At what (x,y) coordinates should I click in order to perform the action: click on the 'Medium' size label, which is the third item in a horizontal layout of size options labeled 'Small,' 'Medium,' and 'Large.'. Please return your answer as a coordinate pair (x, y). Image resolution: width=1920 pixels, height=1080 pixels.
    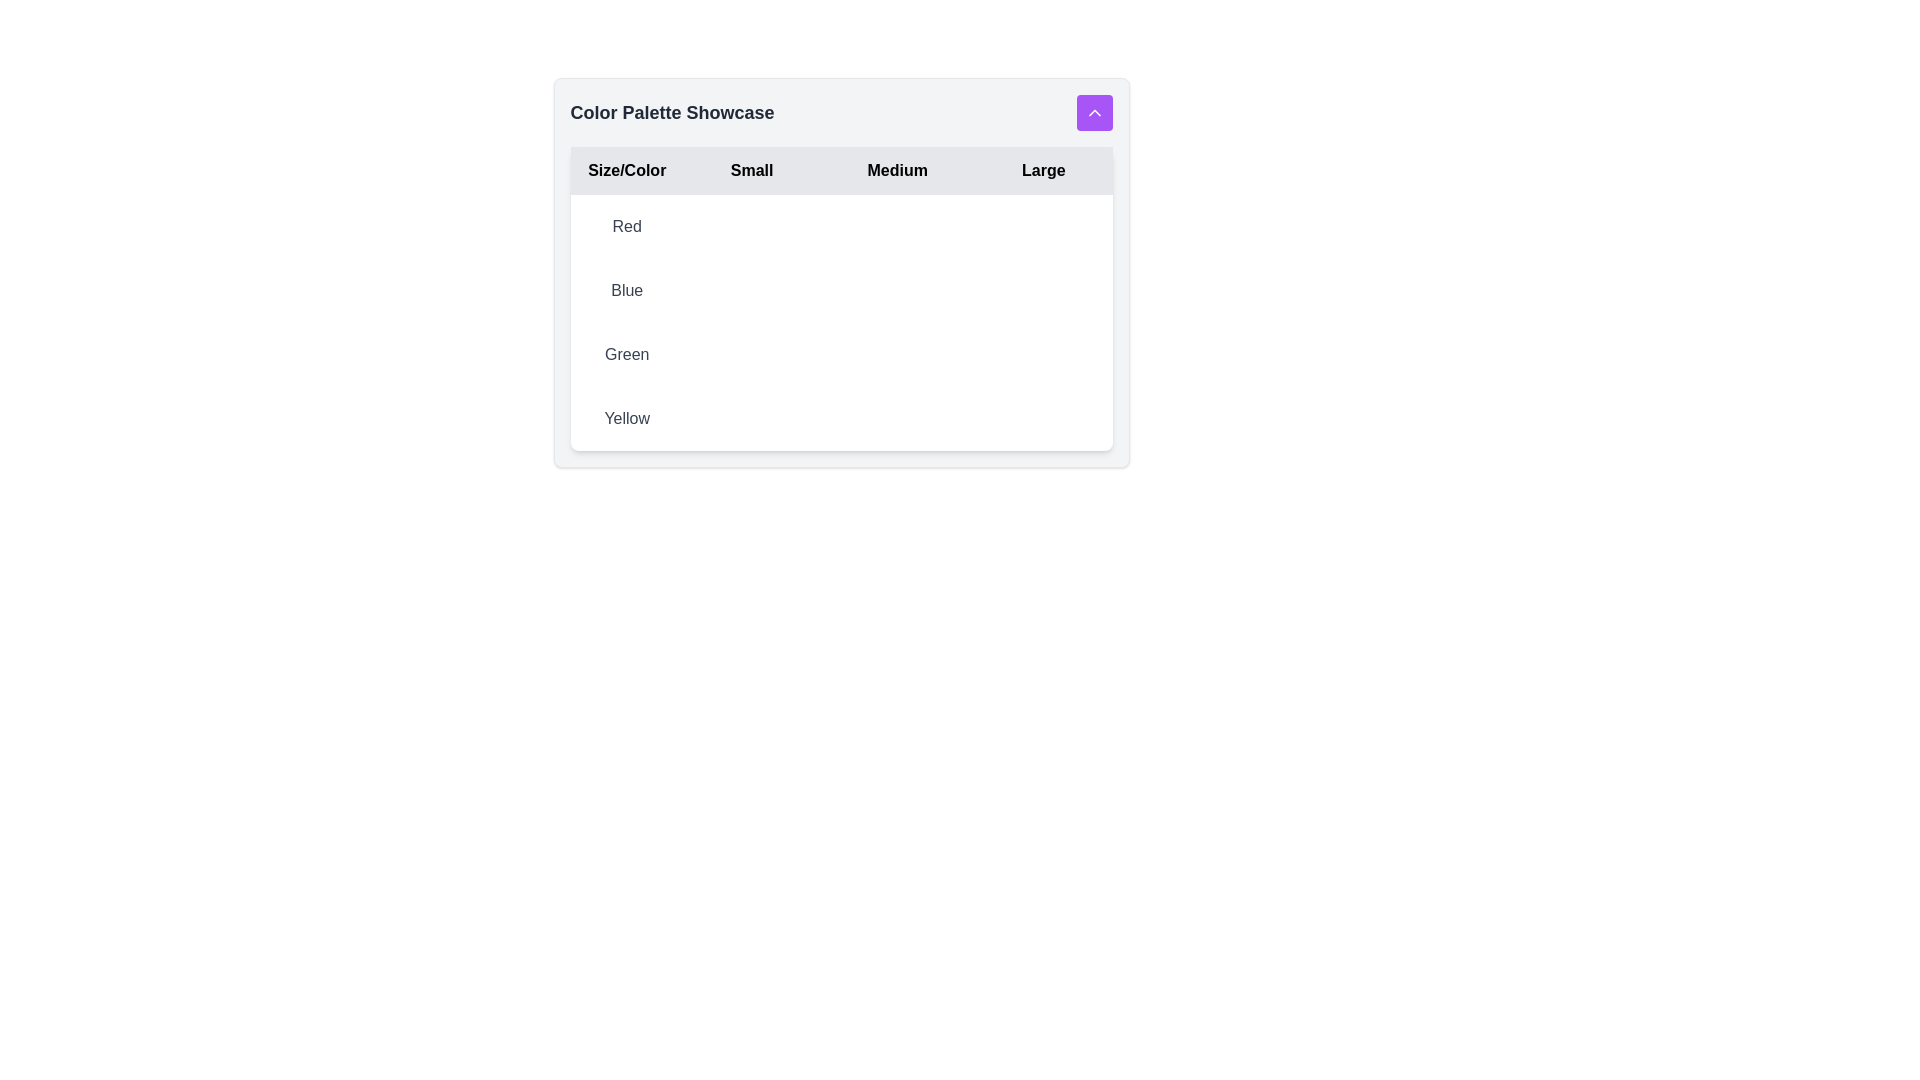
    Looking at the image, I should click on (896, 169).